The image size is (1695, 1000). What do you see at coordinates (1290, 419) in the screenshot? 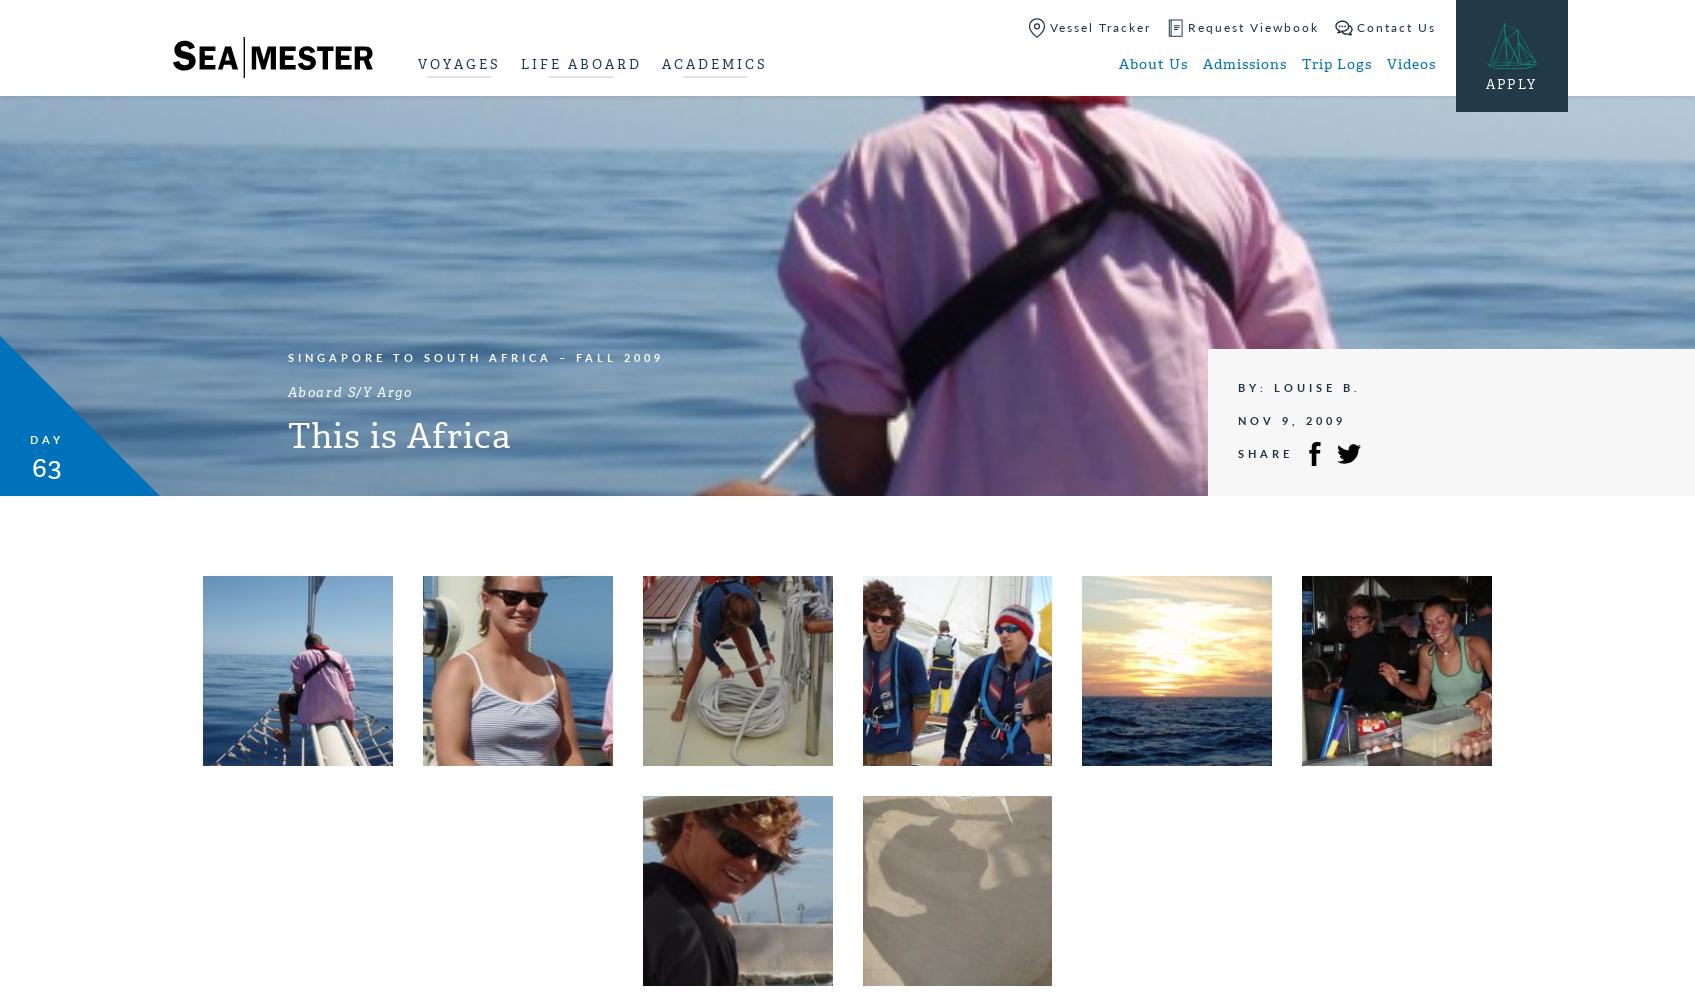
I see `'Nov 9, 2009'` at bounding box center [1290, 419].